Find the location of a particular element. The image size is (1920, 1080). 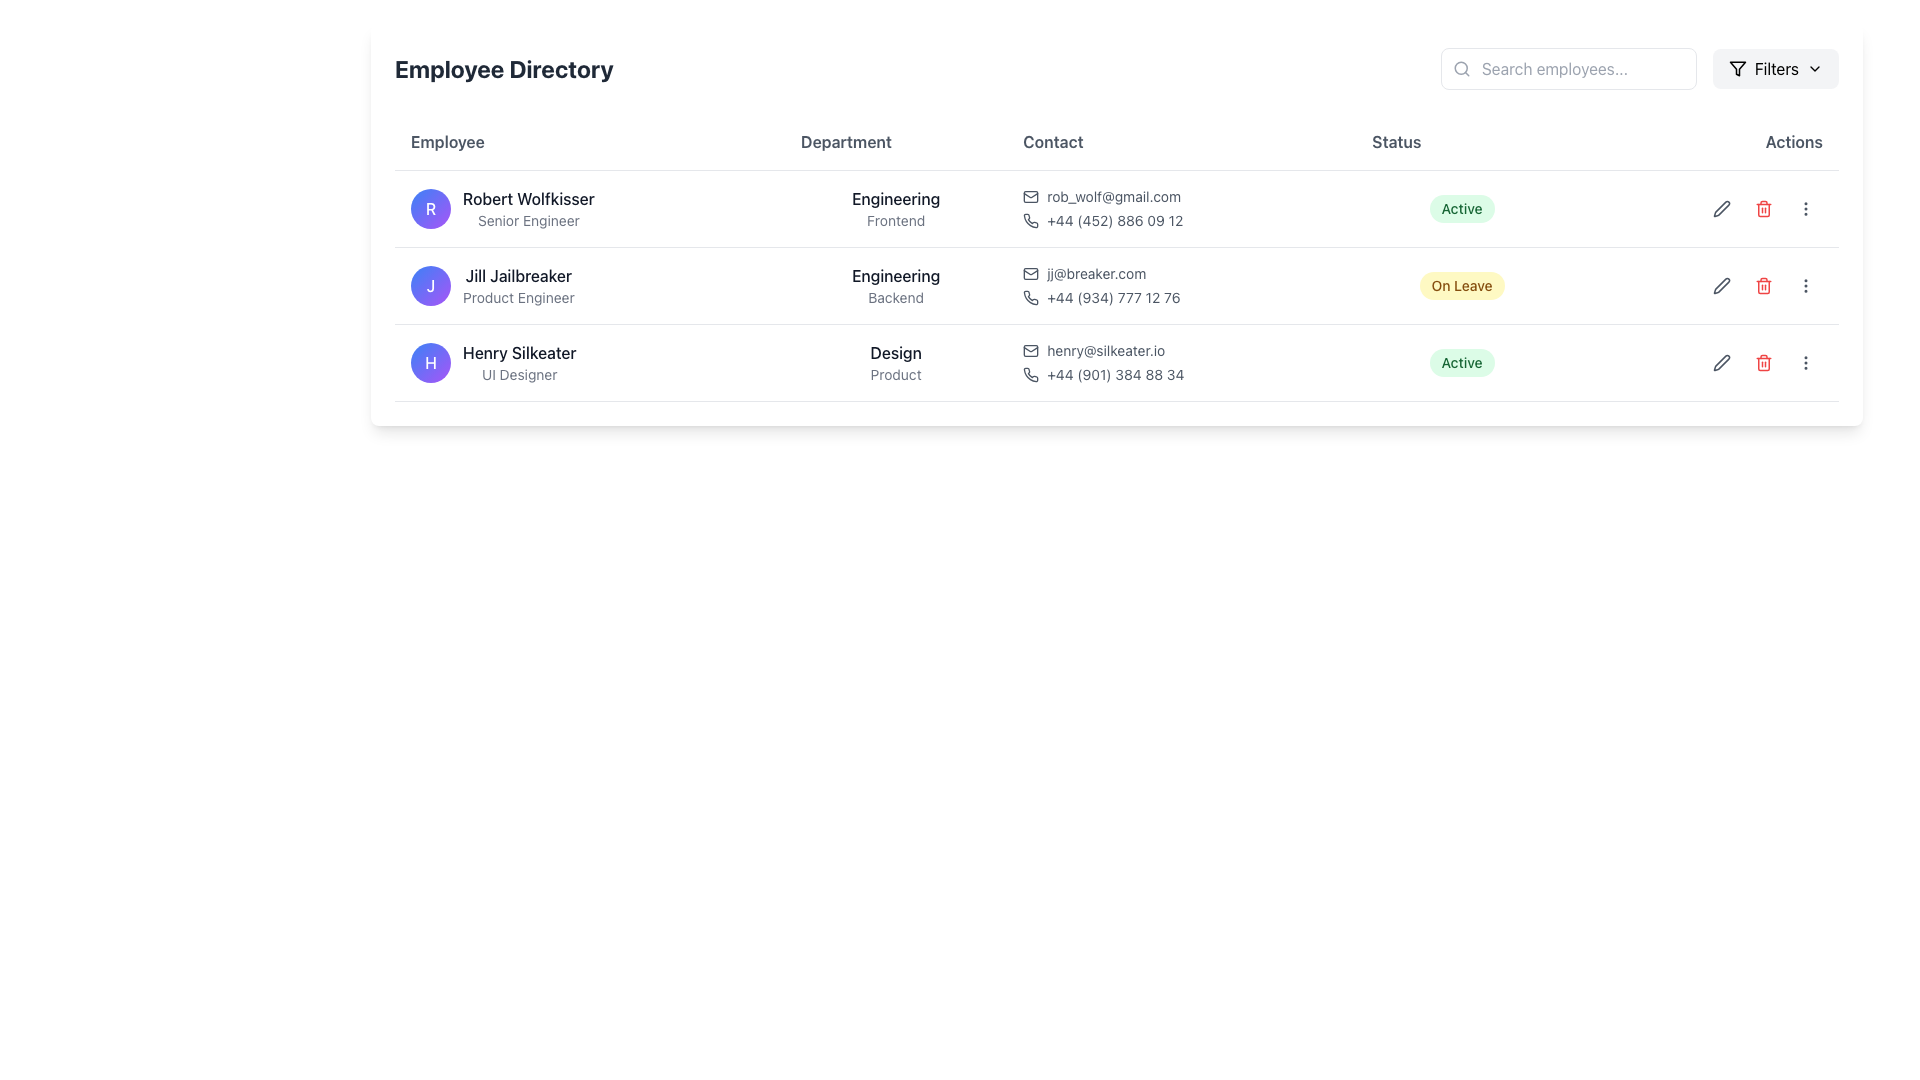

the menu trigger button located at the far right of the 'Actions' column in the third row of the table to change its appearance is located at coordinates (1805, 362).